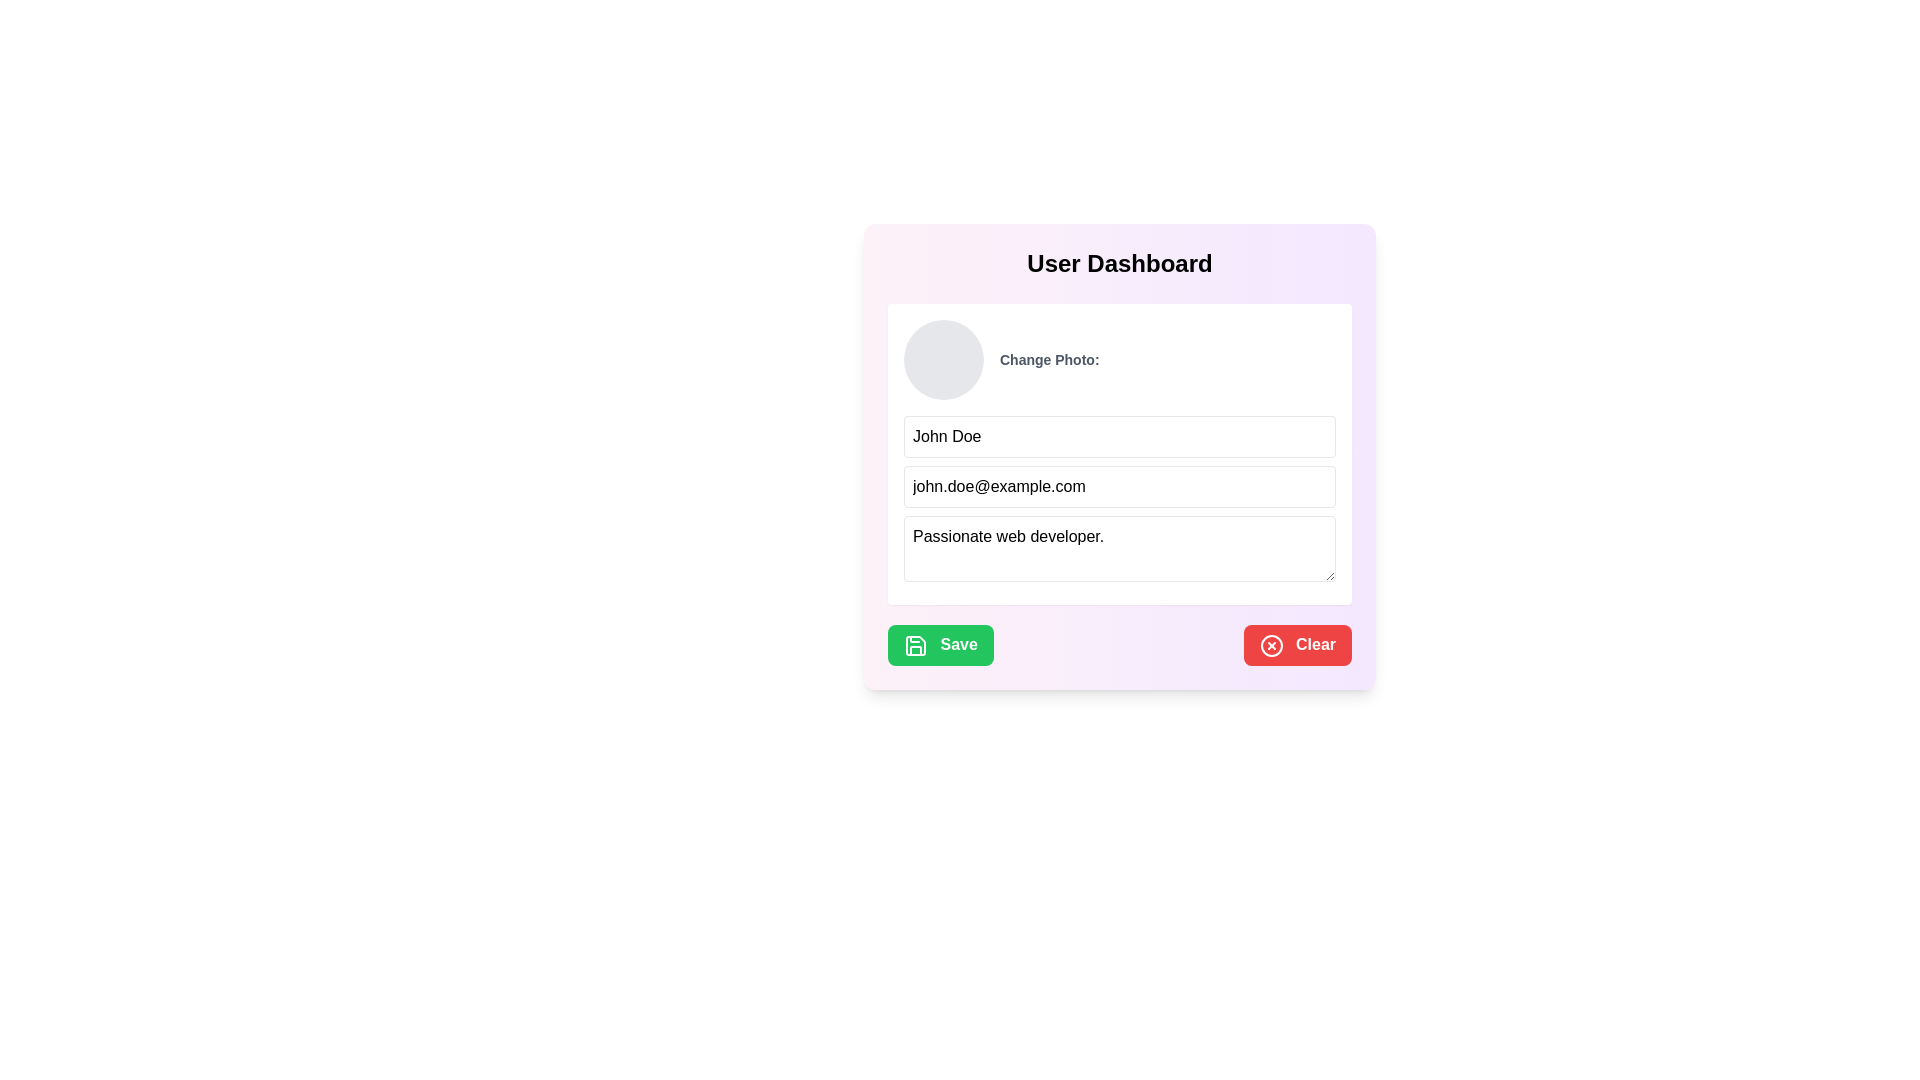  What do you see at coordinates (1118, 262) in the screenshot?
I see `the header title text label located at the top center of the purple-pink gradient card, which provides context for the section` at bounding box center [1118, 262].